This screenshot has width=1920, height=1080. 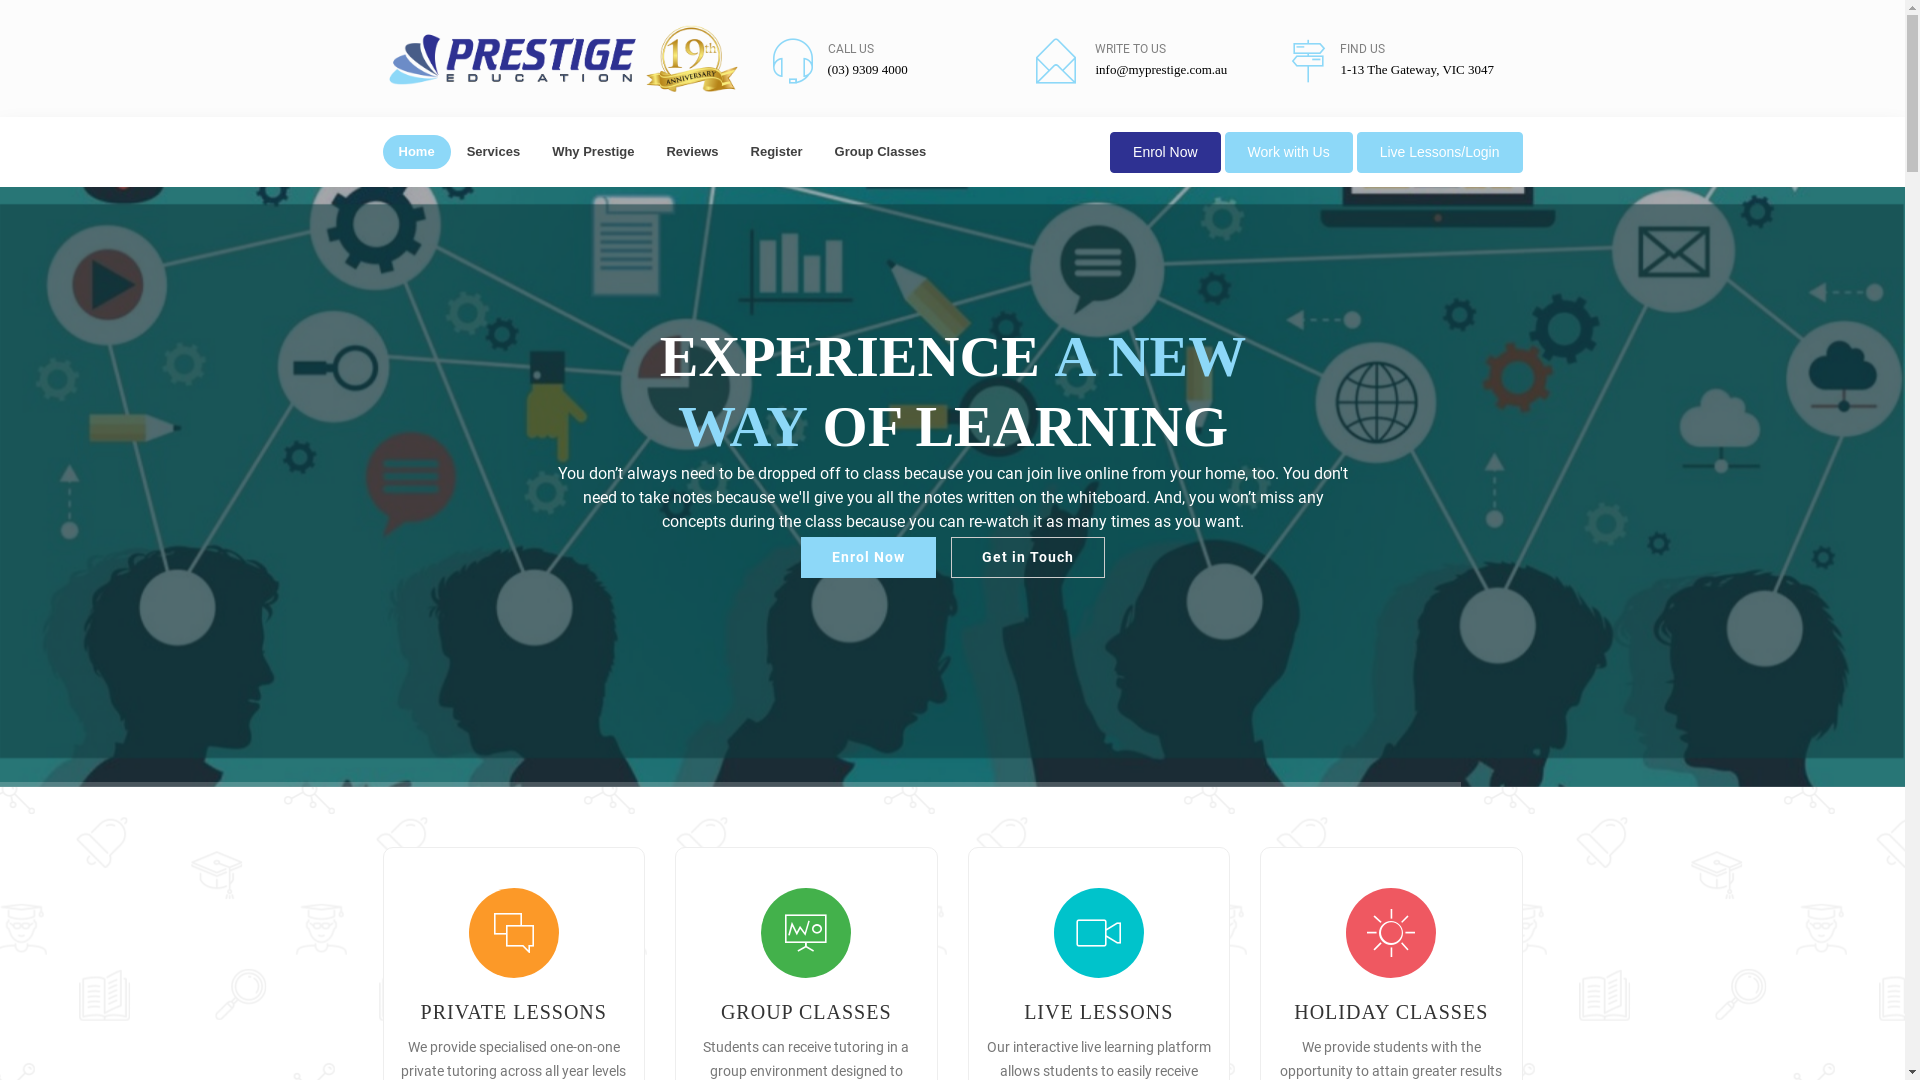 I want to click on 'CALL US', so click(x=850, y=48).